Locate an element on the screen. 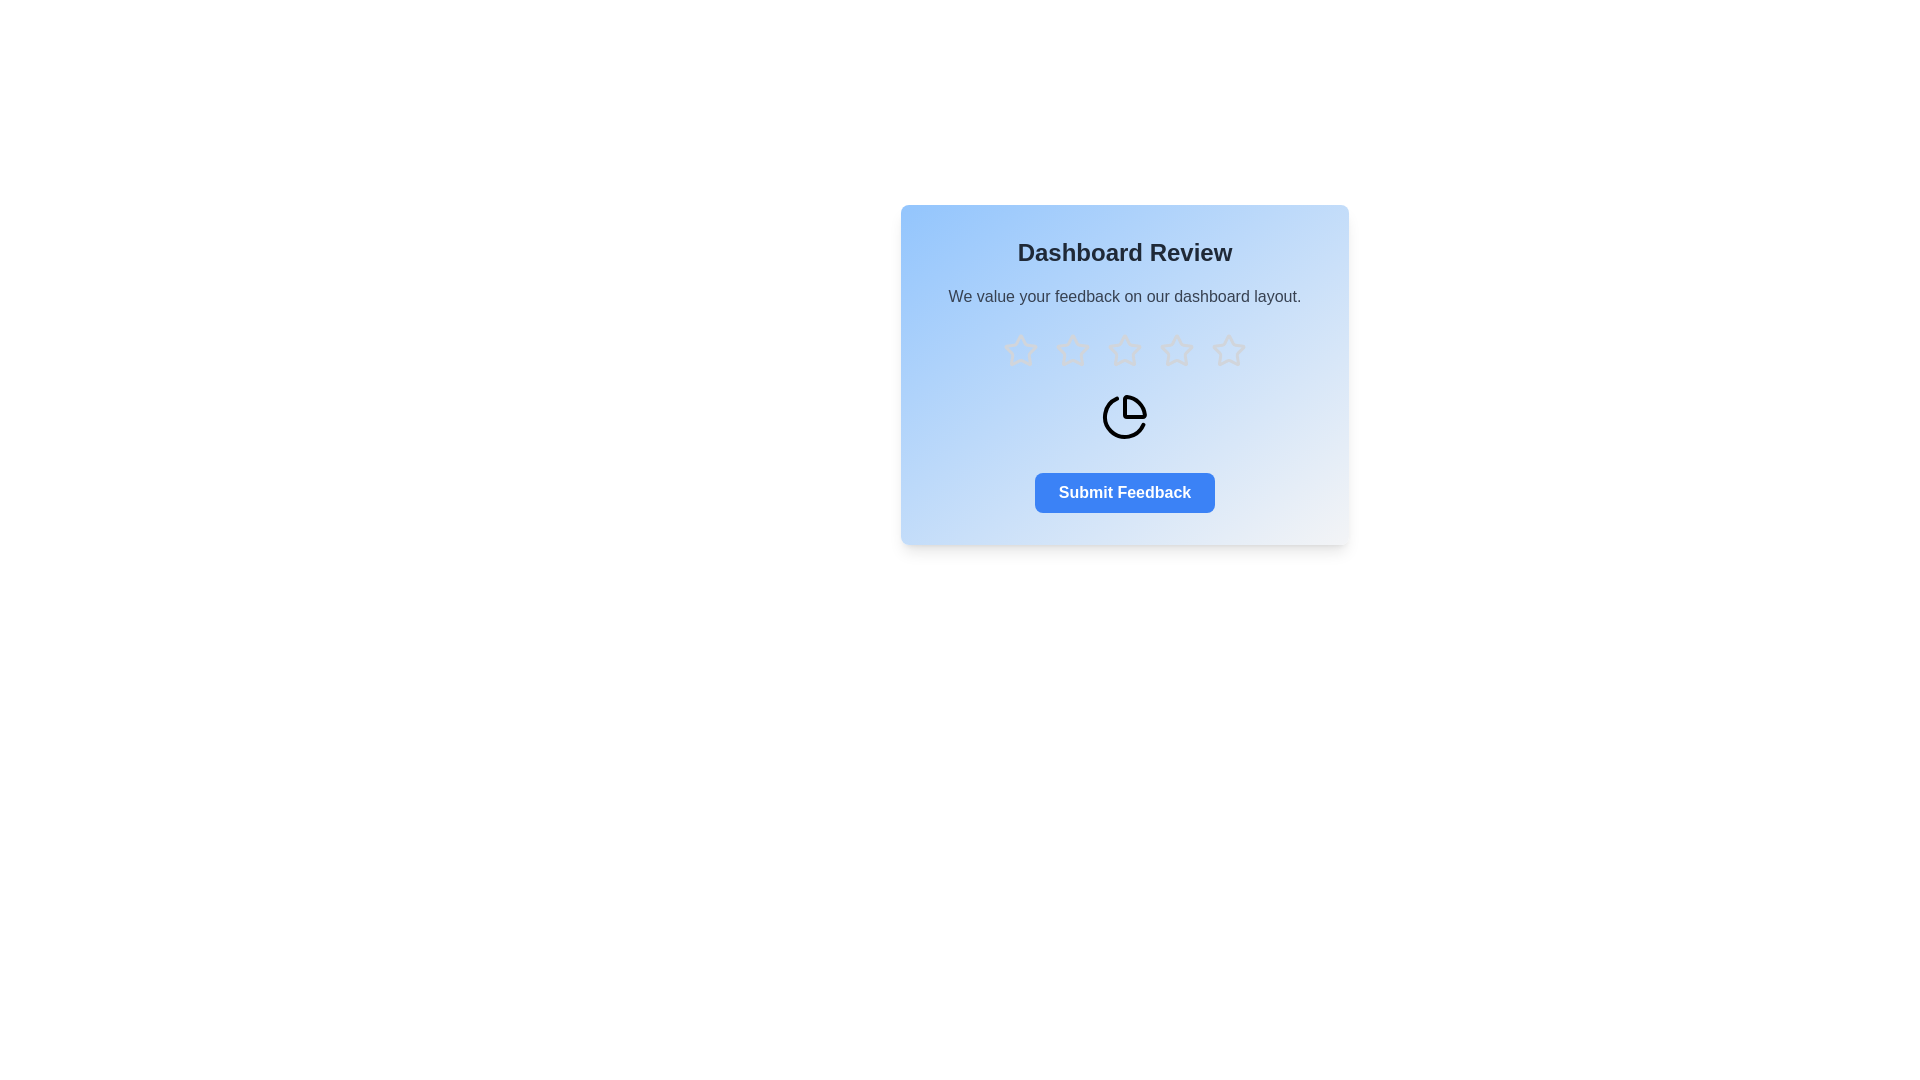  the star corresponding to the rating 4 is located at coordinates (1176, 350).